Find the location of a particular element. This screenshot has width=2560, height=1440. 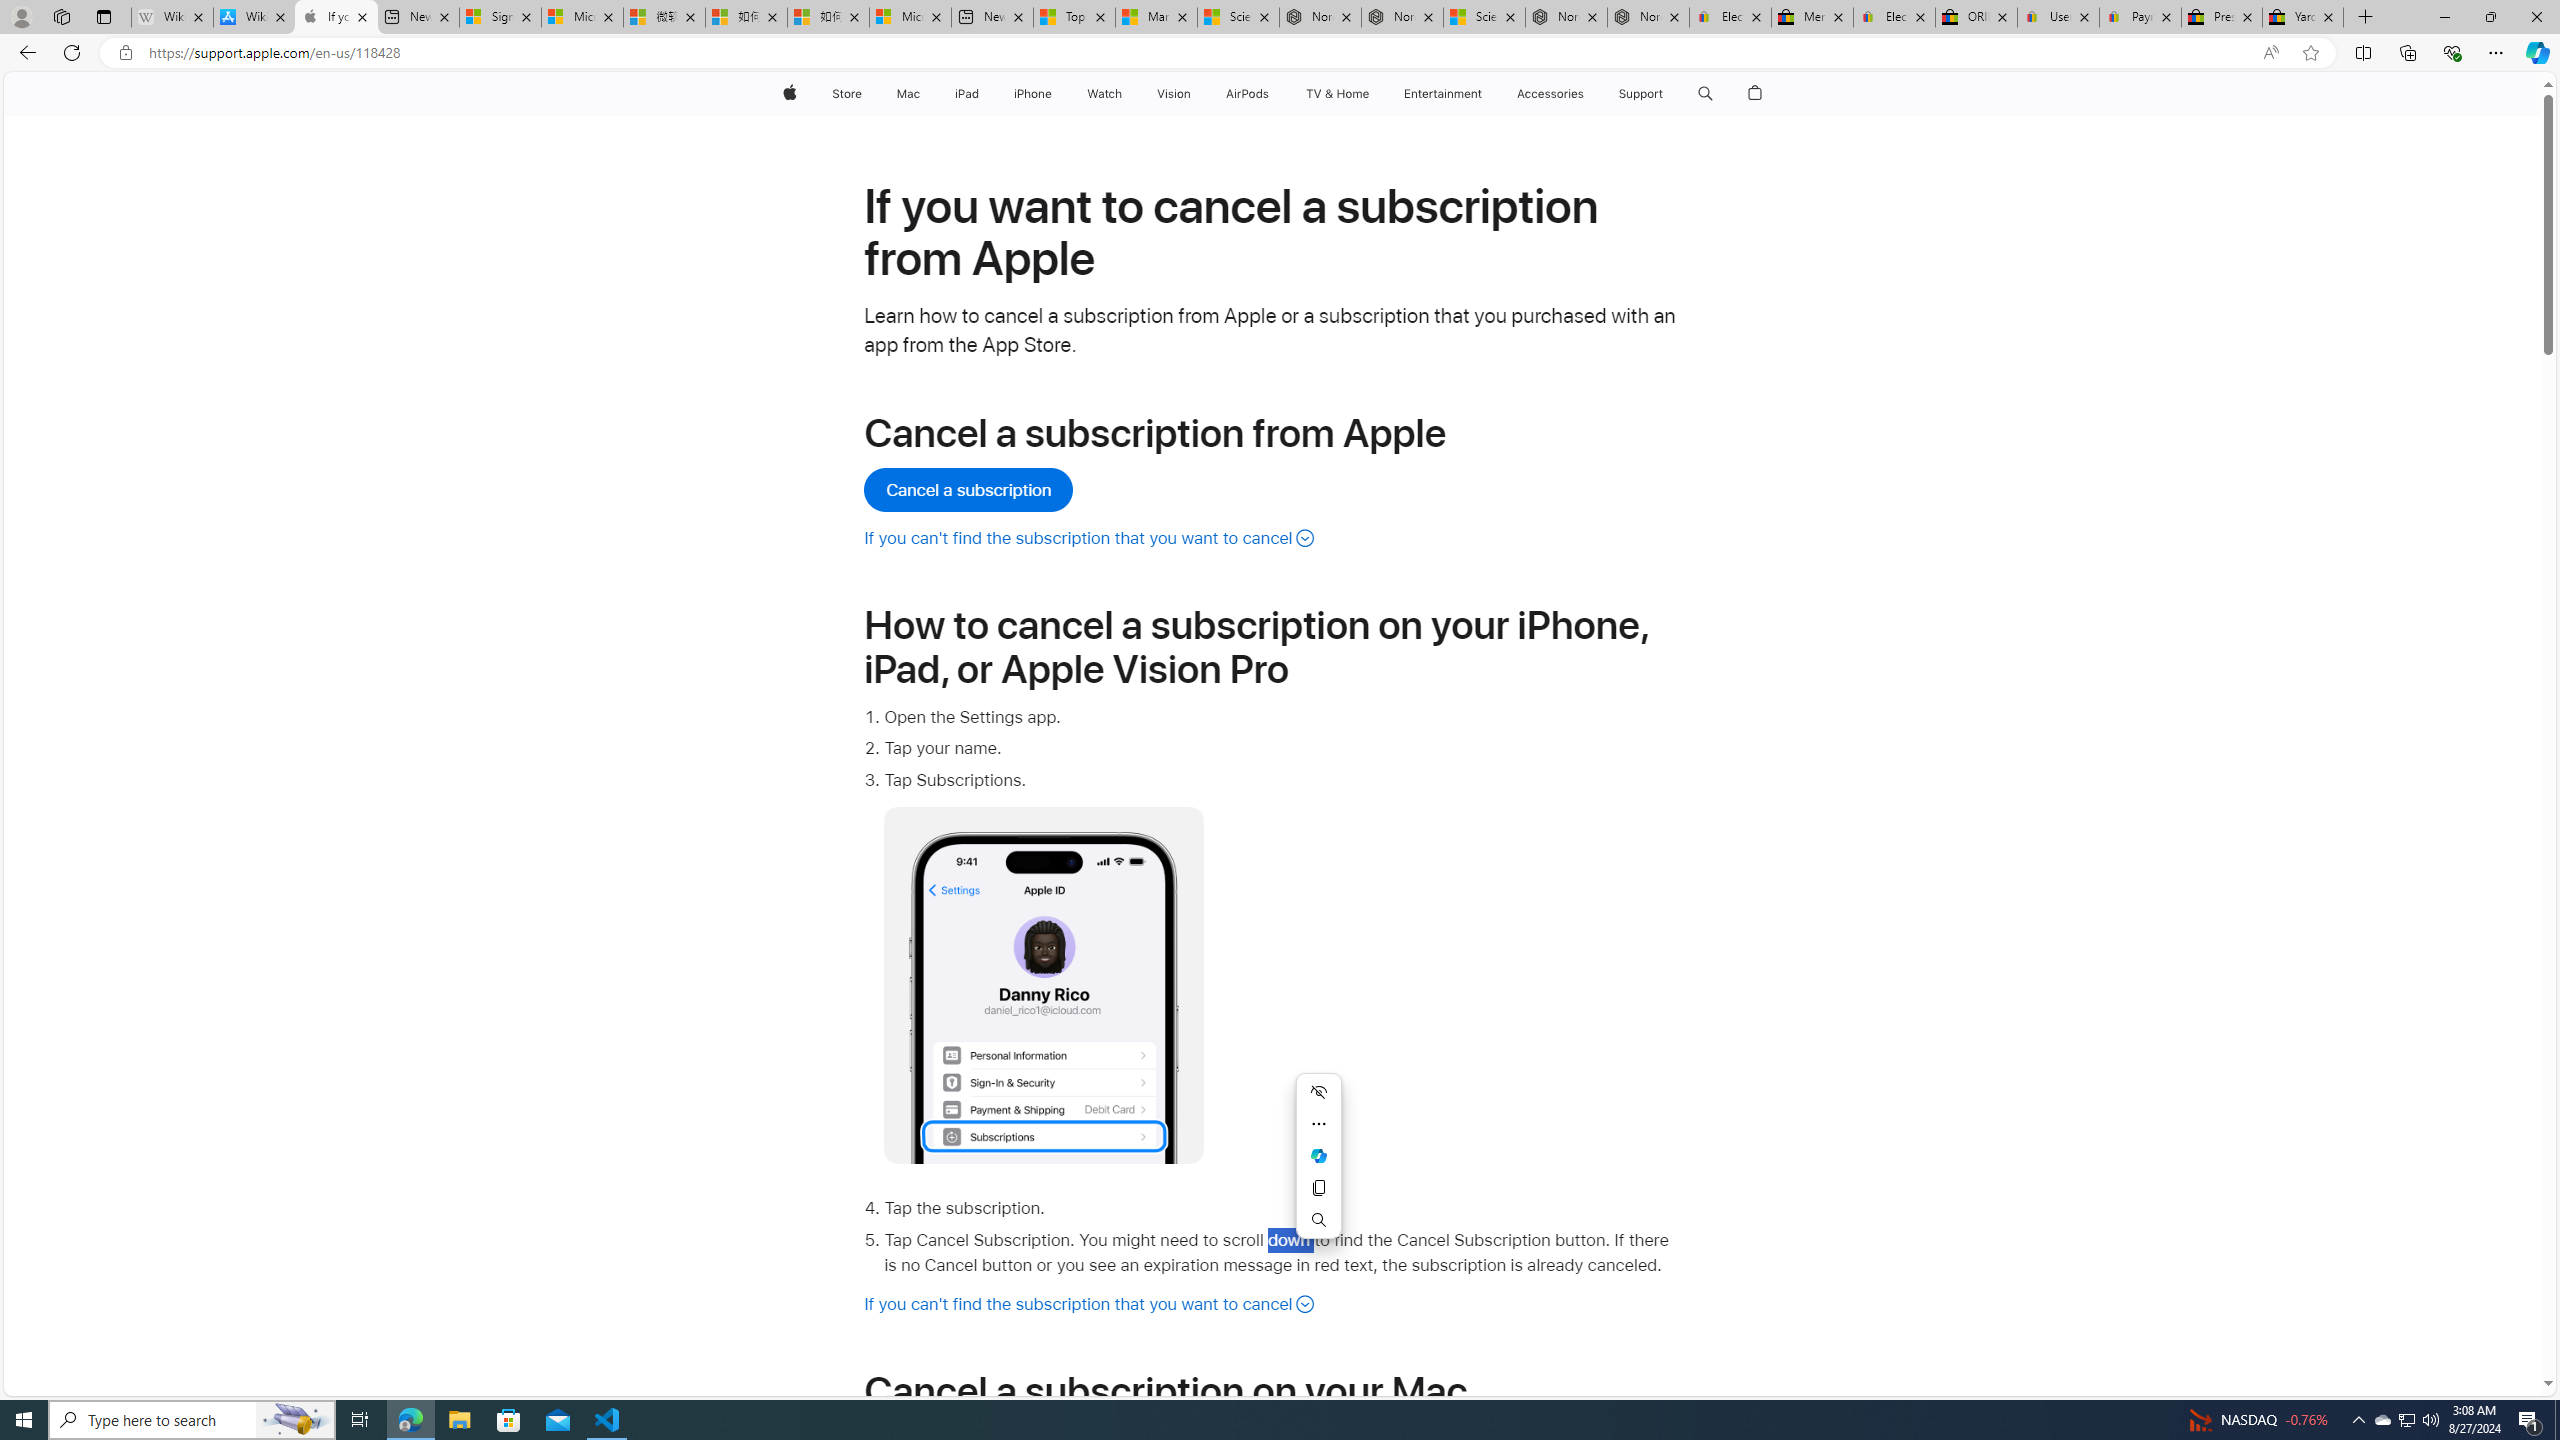

'Support' is located at coordinates (1639, 93).